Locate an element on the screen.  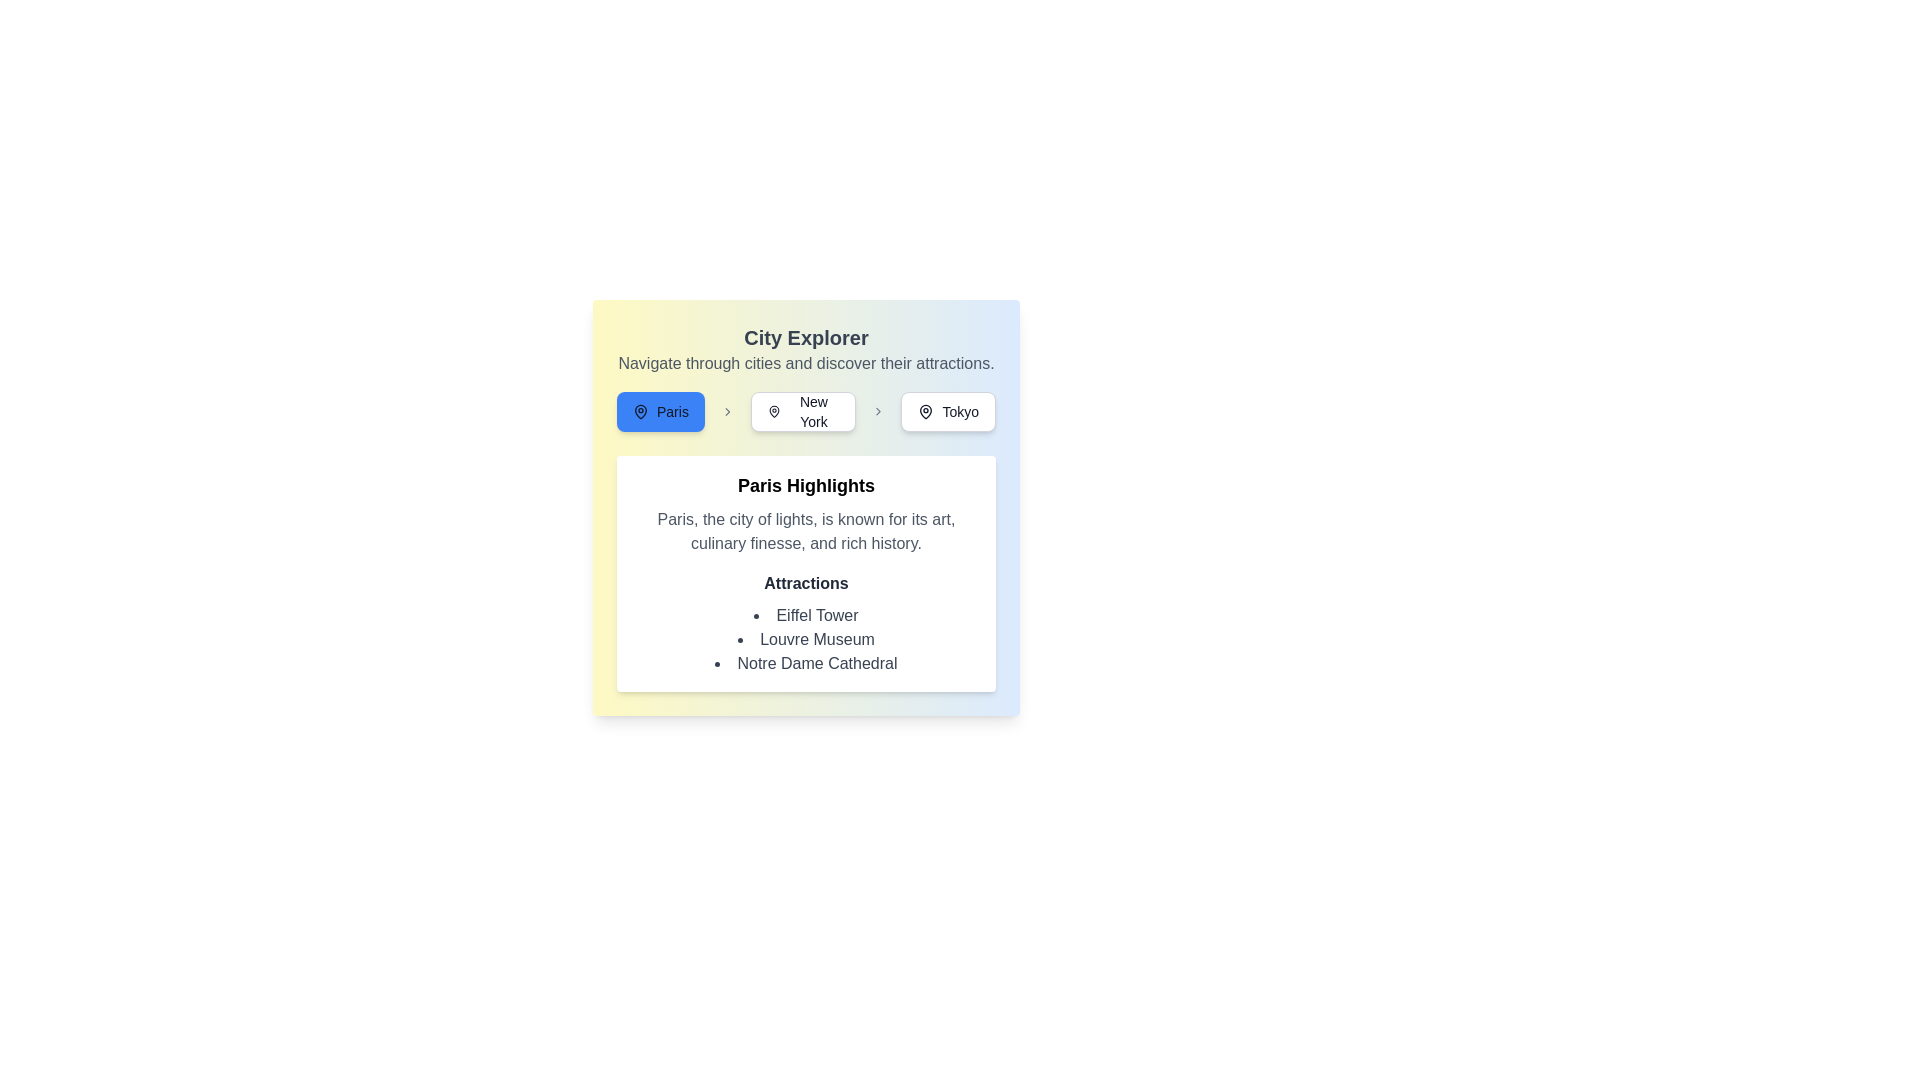
the location pin icon representing the city 'Paris' for accessibility purposes is located at coordinates (925, 411).